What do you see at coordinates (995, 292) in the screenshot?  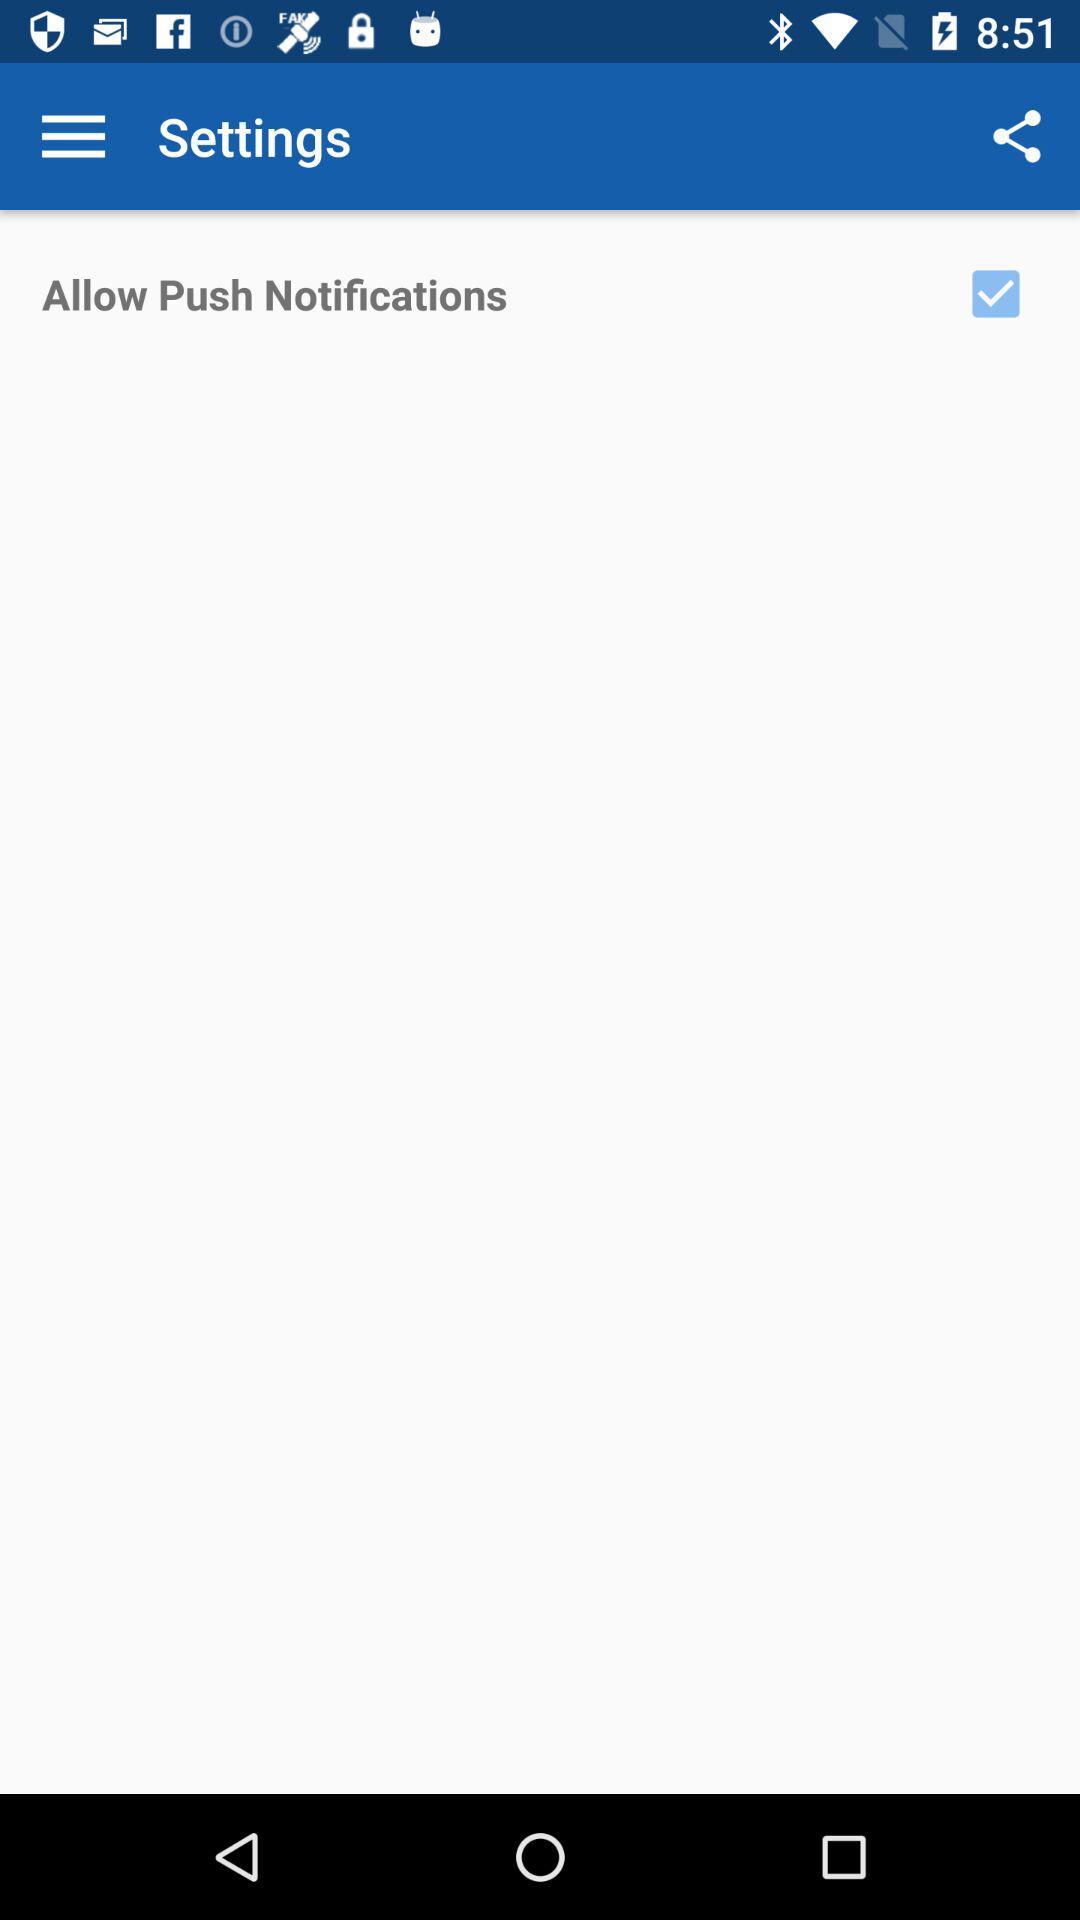 I see `the icon to the right of the allow push notifications item` at bounding box center [995, 292].